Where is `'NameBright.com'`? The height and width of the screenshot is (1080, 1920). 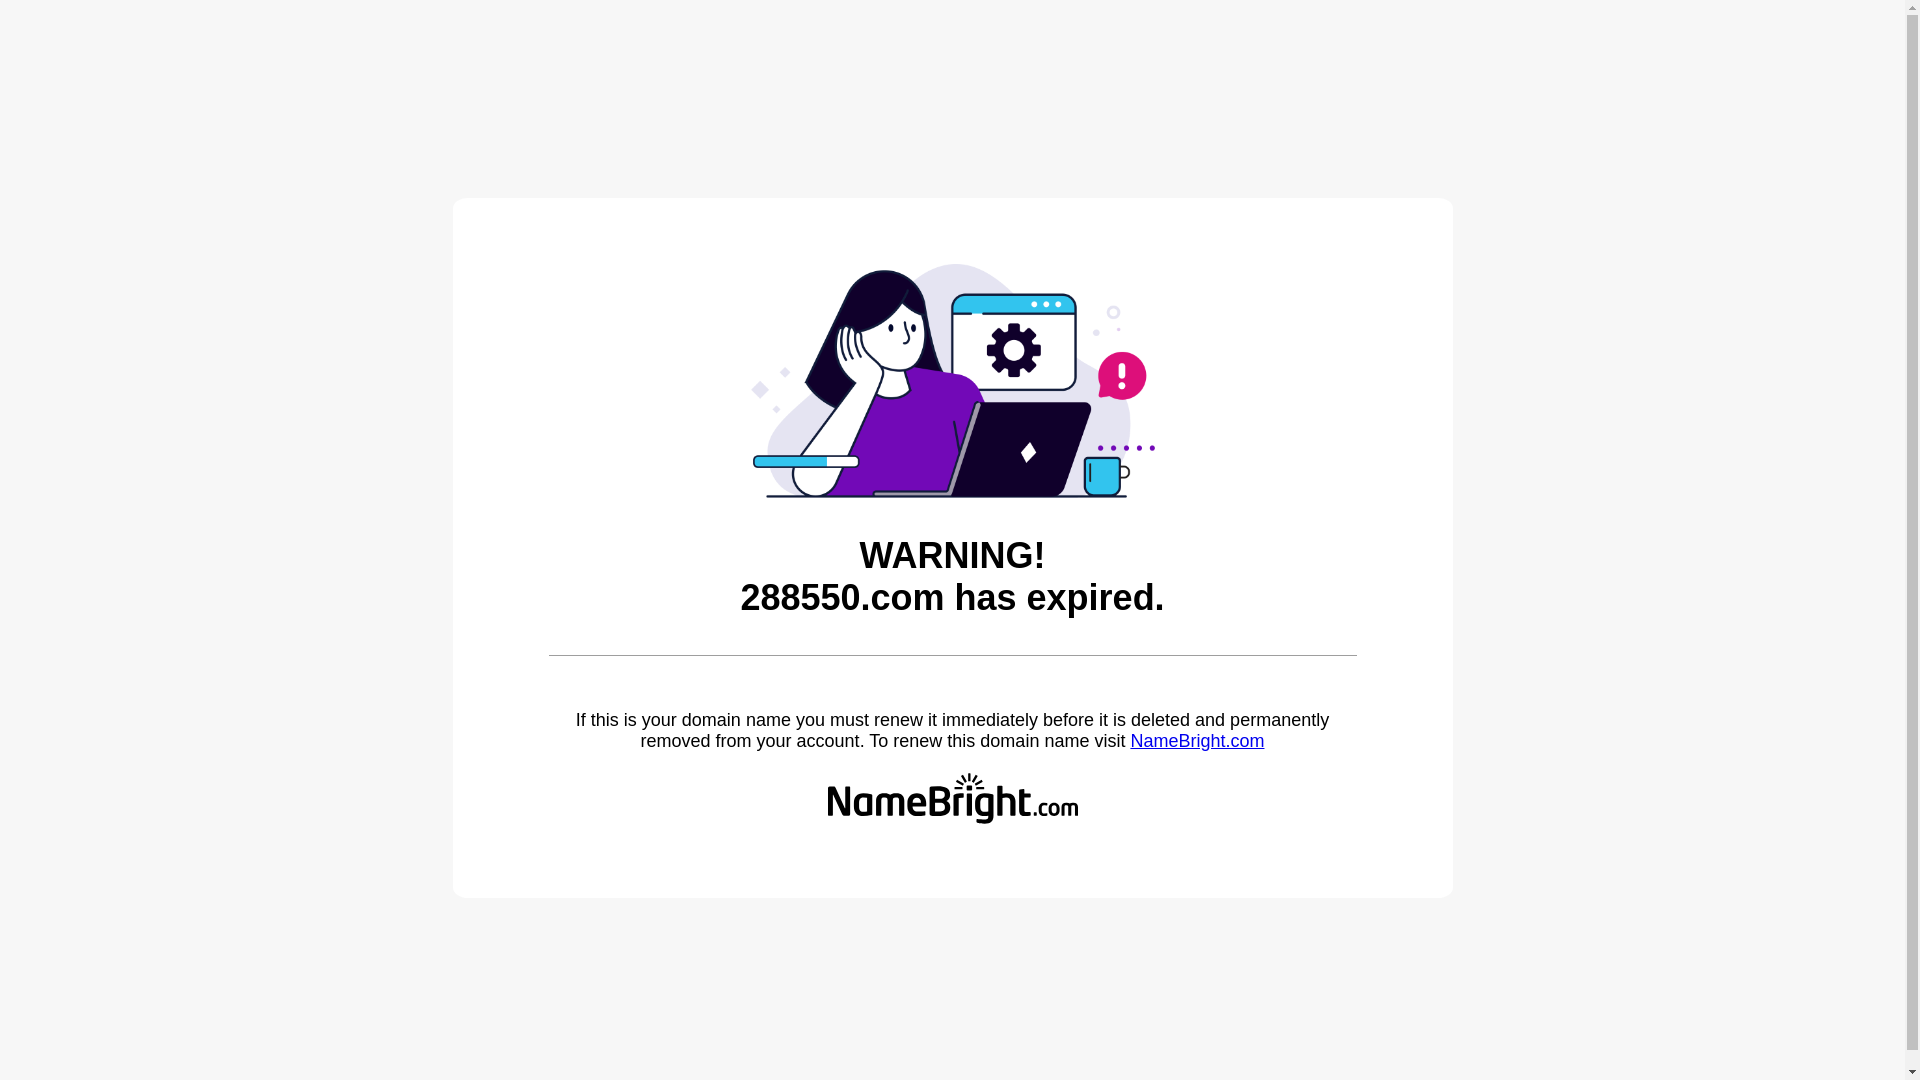 'NameBright.com' is located at coordinates (1129, 740).